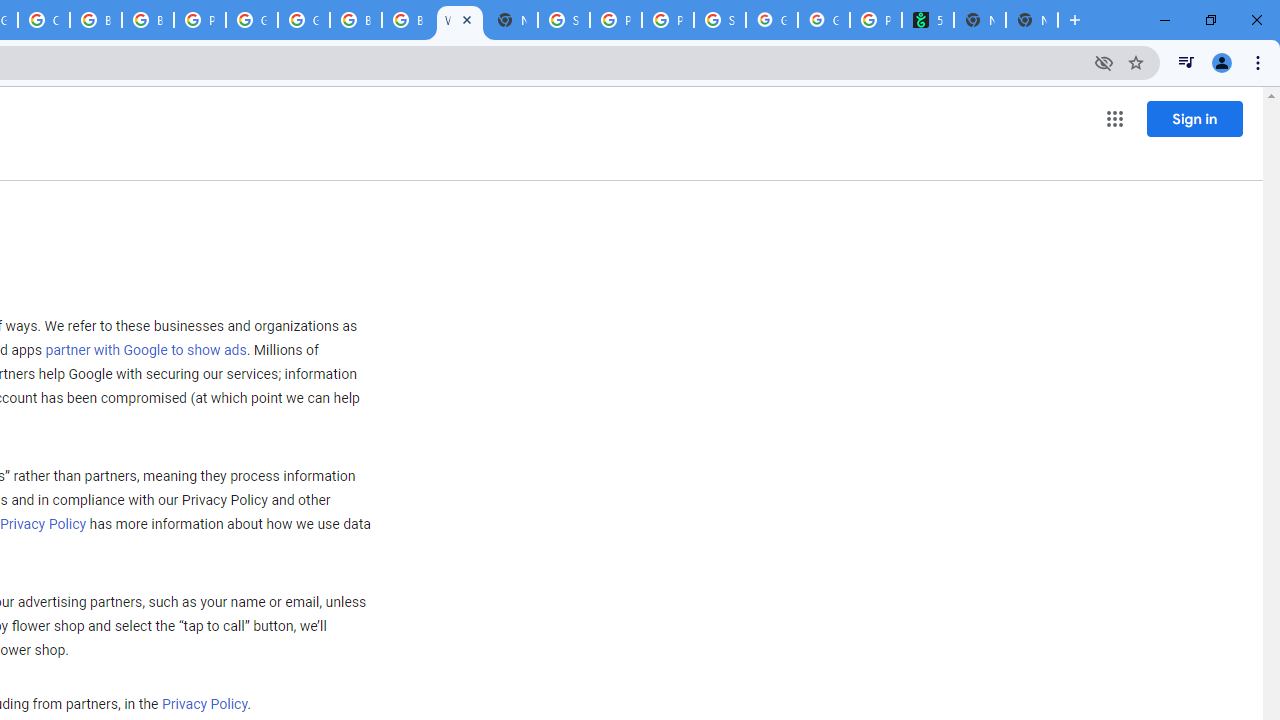 Image resolution: width=1280 pixels, height=720 pixels. What do you see at coordinates (251, 20) in the screenshot?
I see `'Google Cloud Platform'` at bounding box center [251, 20].